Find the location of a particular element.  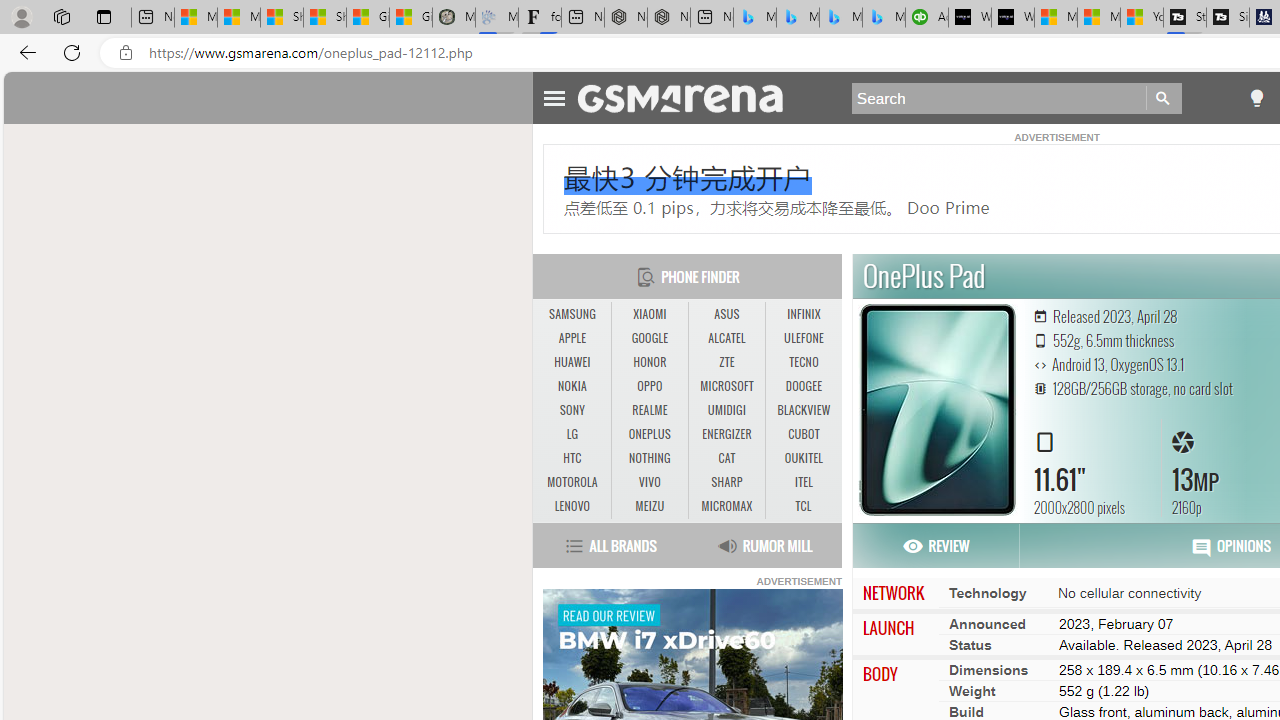

'ALCATEL' is located at coordinates (726, 338).